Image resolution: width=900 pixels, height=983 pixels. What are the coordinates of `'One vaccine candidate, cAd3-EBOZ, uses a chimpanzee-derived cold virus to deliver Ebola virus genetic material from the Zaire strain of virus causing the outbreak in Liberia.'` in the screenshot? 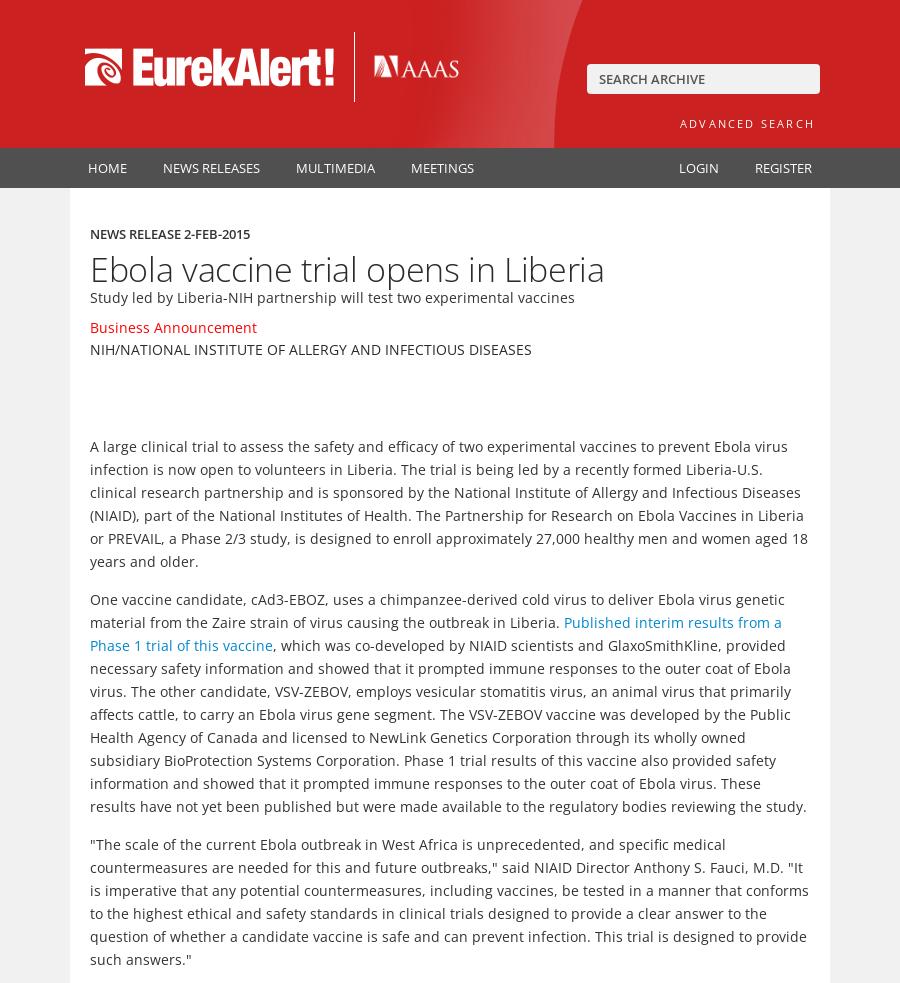 It's located at (89, 611).